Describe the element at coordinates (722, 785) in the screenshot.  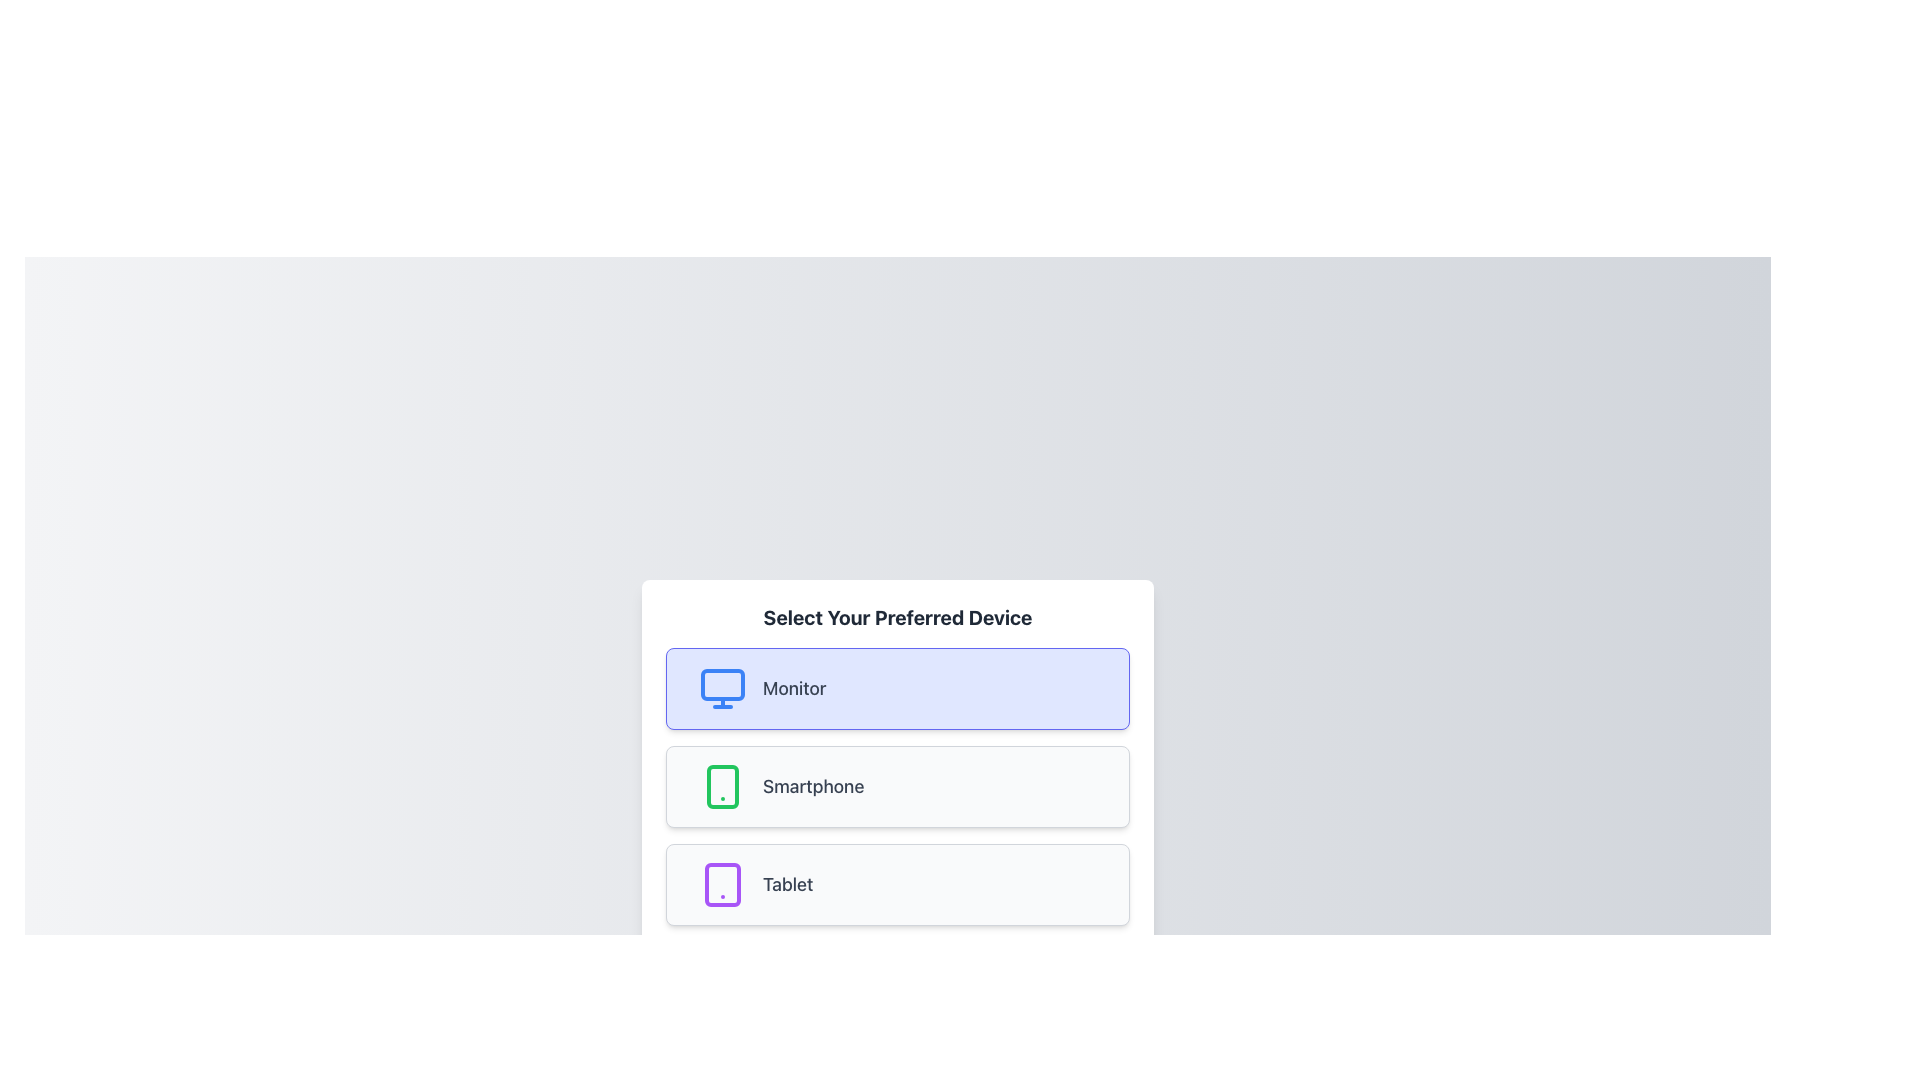
I see `the 'Smartphone' icon located within the second button of the device selection interface` at that location.